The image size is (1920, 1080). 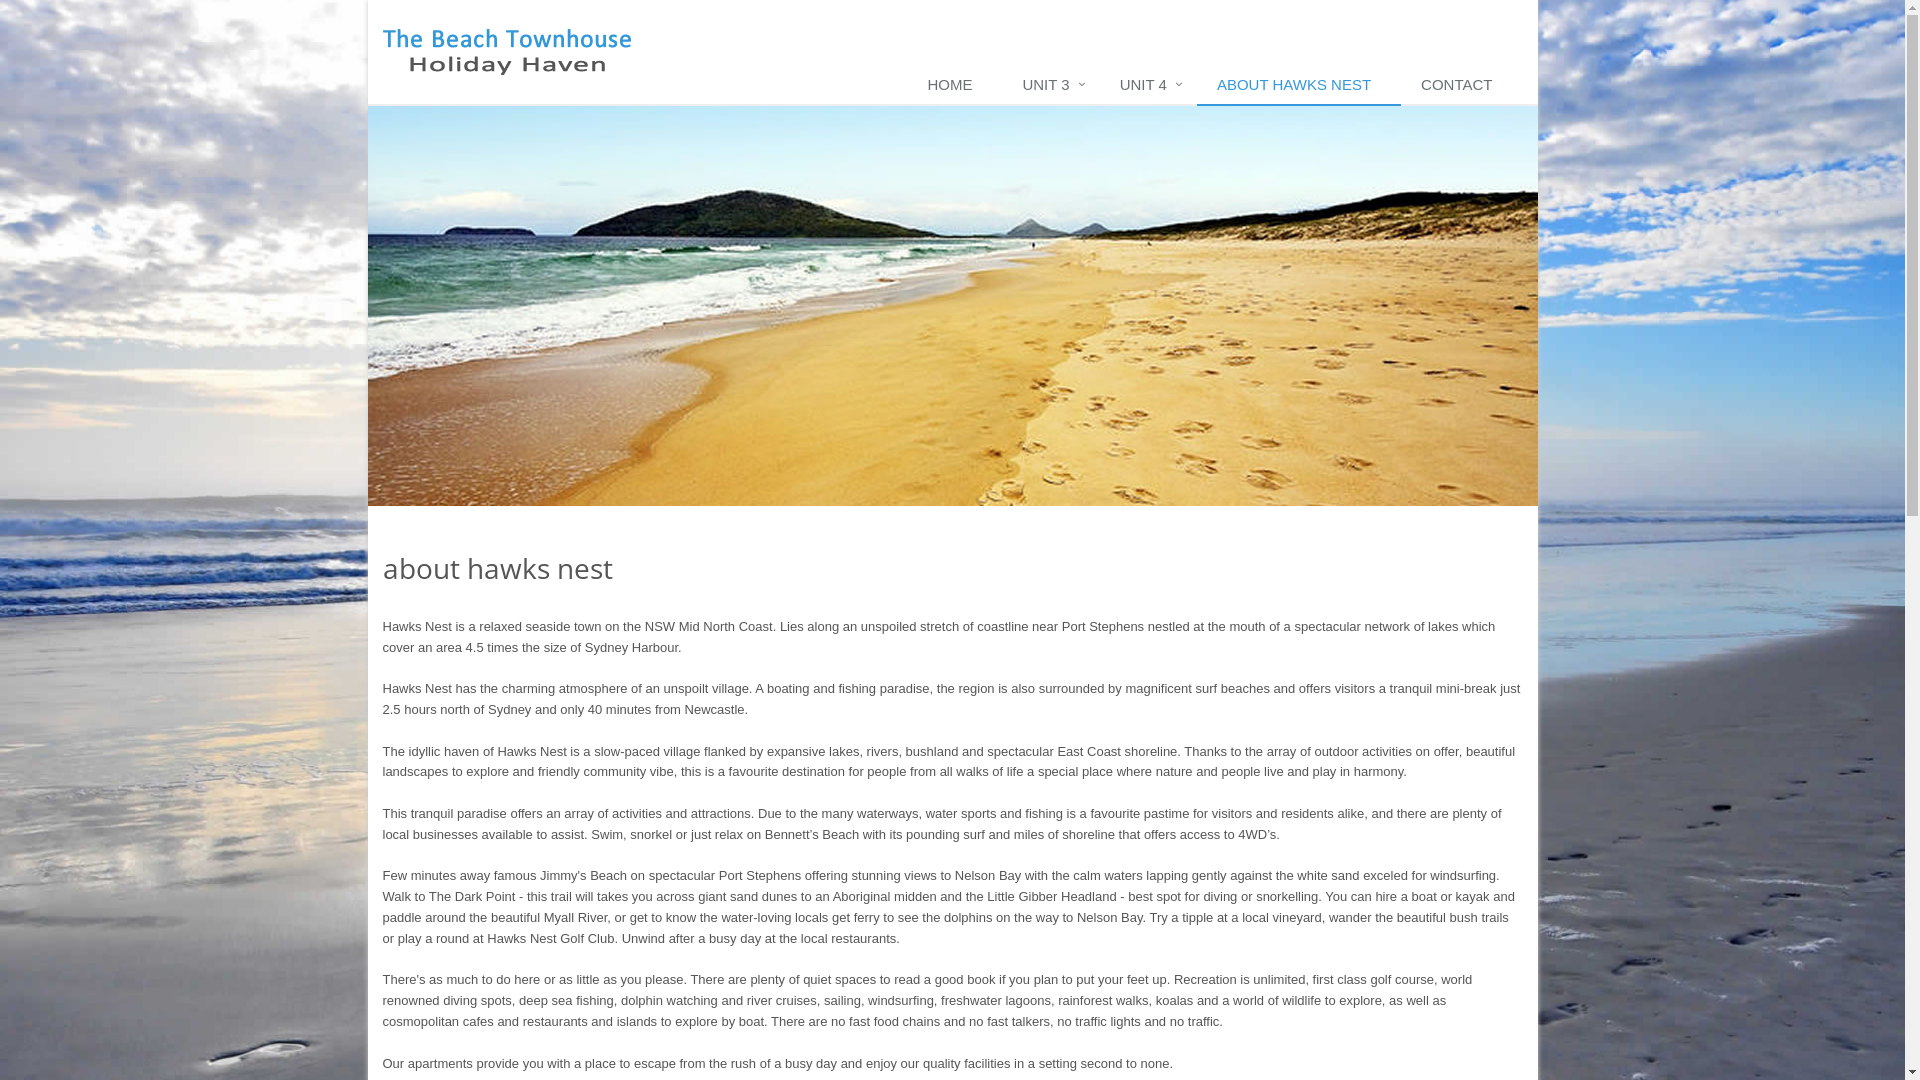 What do you see at coordinates (1461, 84) in the screenshot?
I see `'CONTACT'` at bounding box center [1461, 84].